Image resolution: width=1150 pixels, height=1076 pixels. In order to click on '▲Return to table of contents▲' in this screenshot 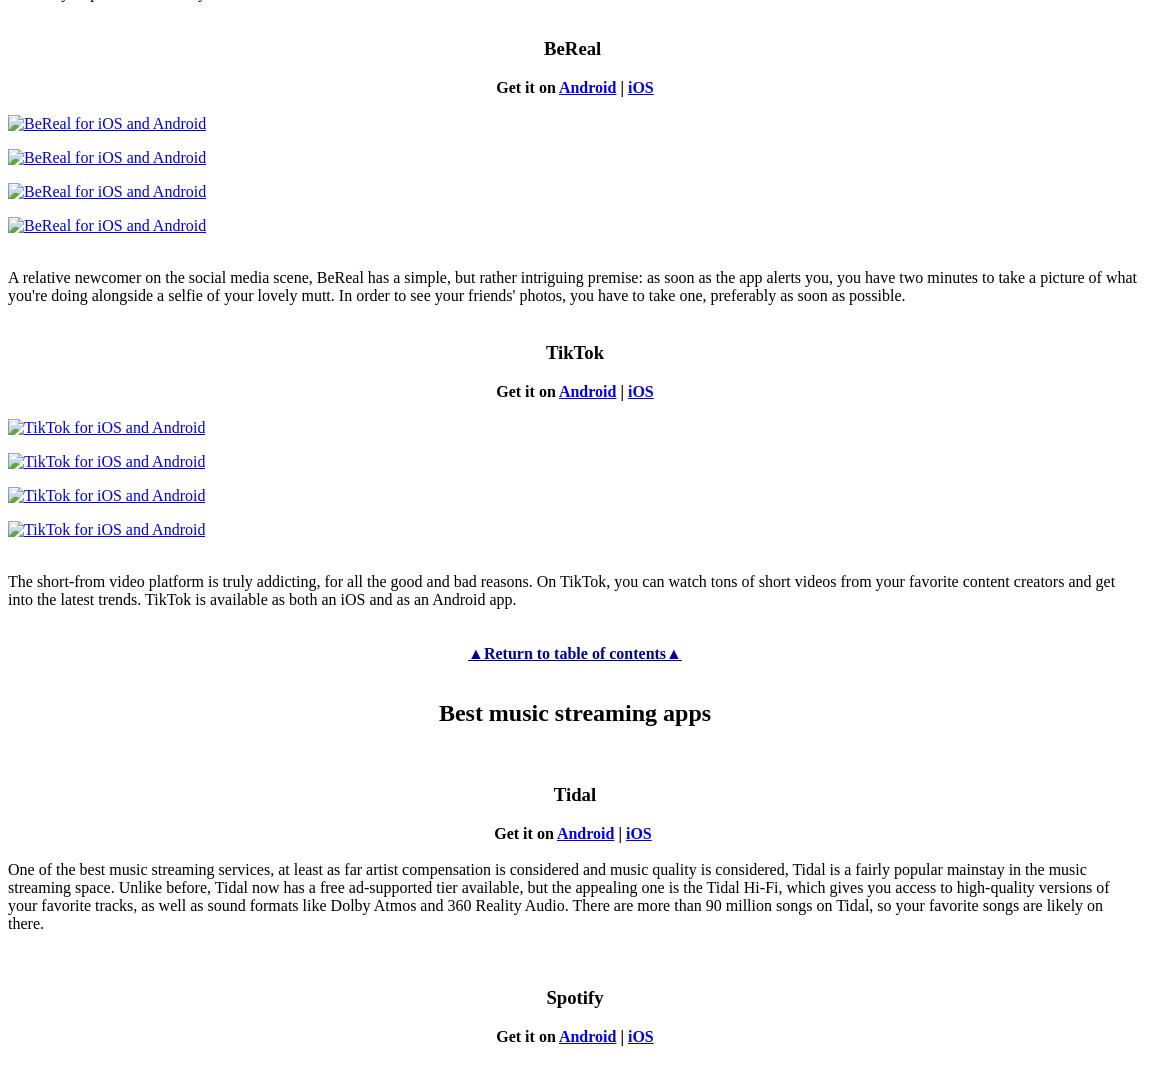, I will do `click(574, 651)`.